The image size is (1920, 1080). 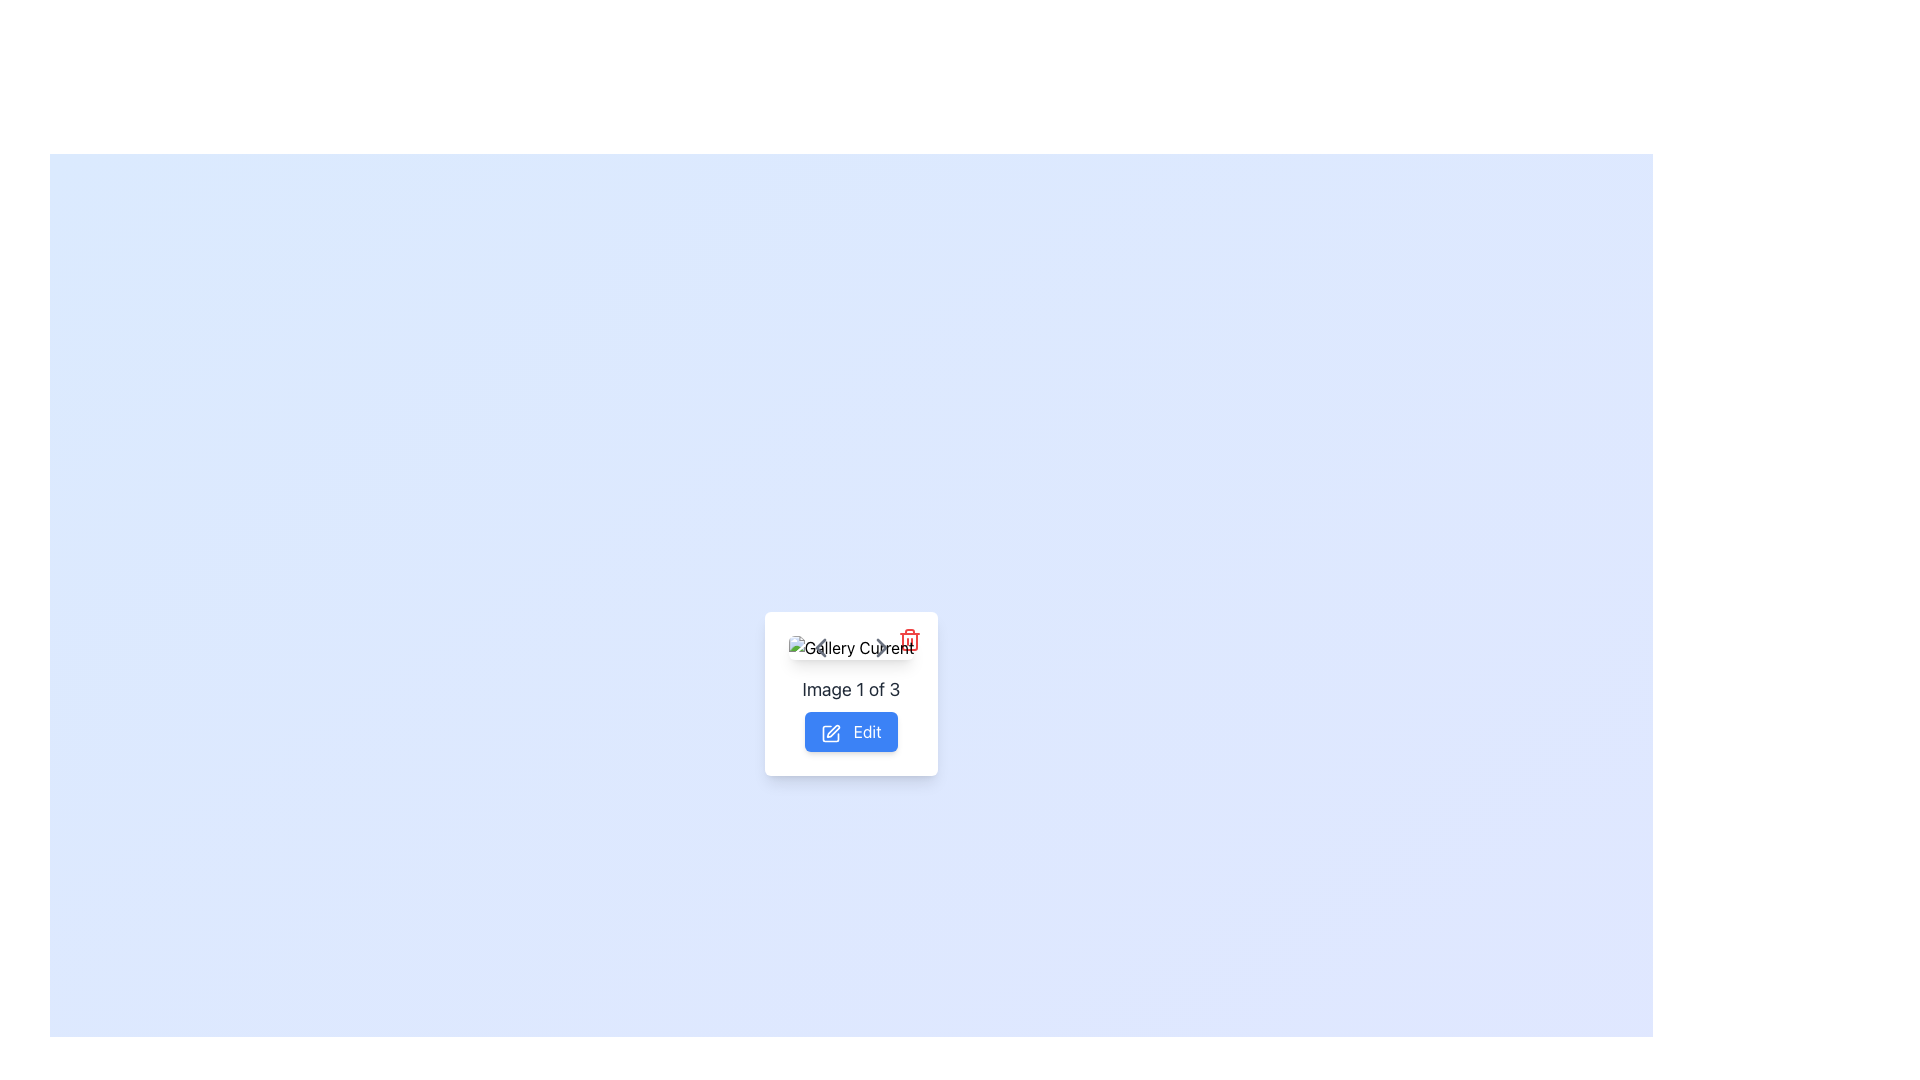 I want to click on the round button with a rightward chevron icon located to the right of the 'Current' text label in the 'Gallery Current' section to change its appearance, so click(x=881, y=648).